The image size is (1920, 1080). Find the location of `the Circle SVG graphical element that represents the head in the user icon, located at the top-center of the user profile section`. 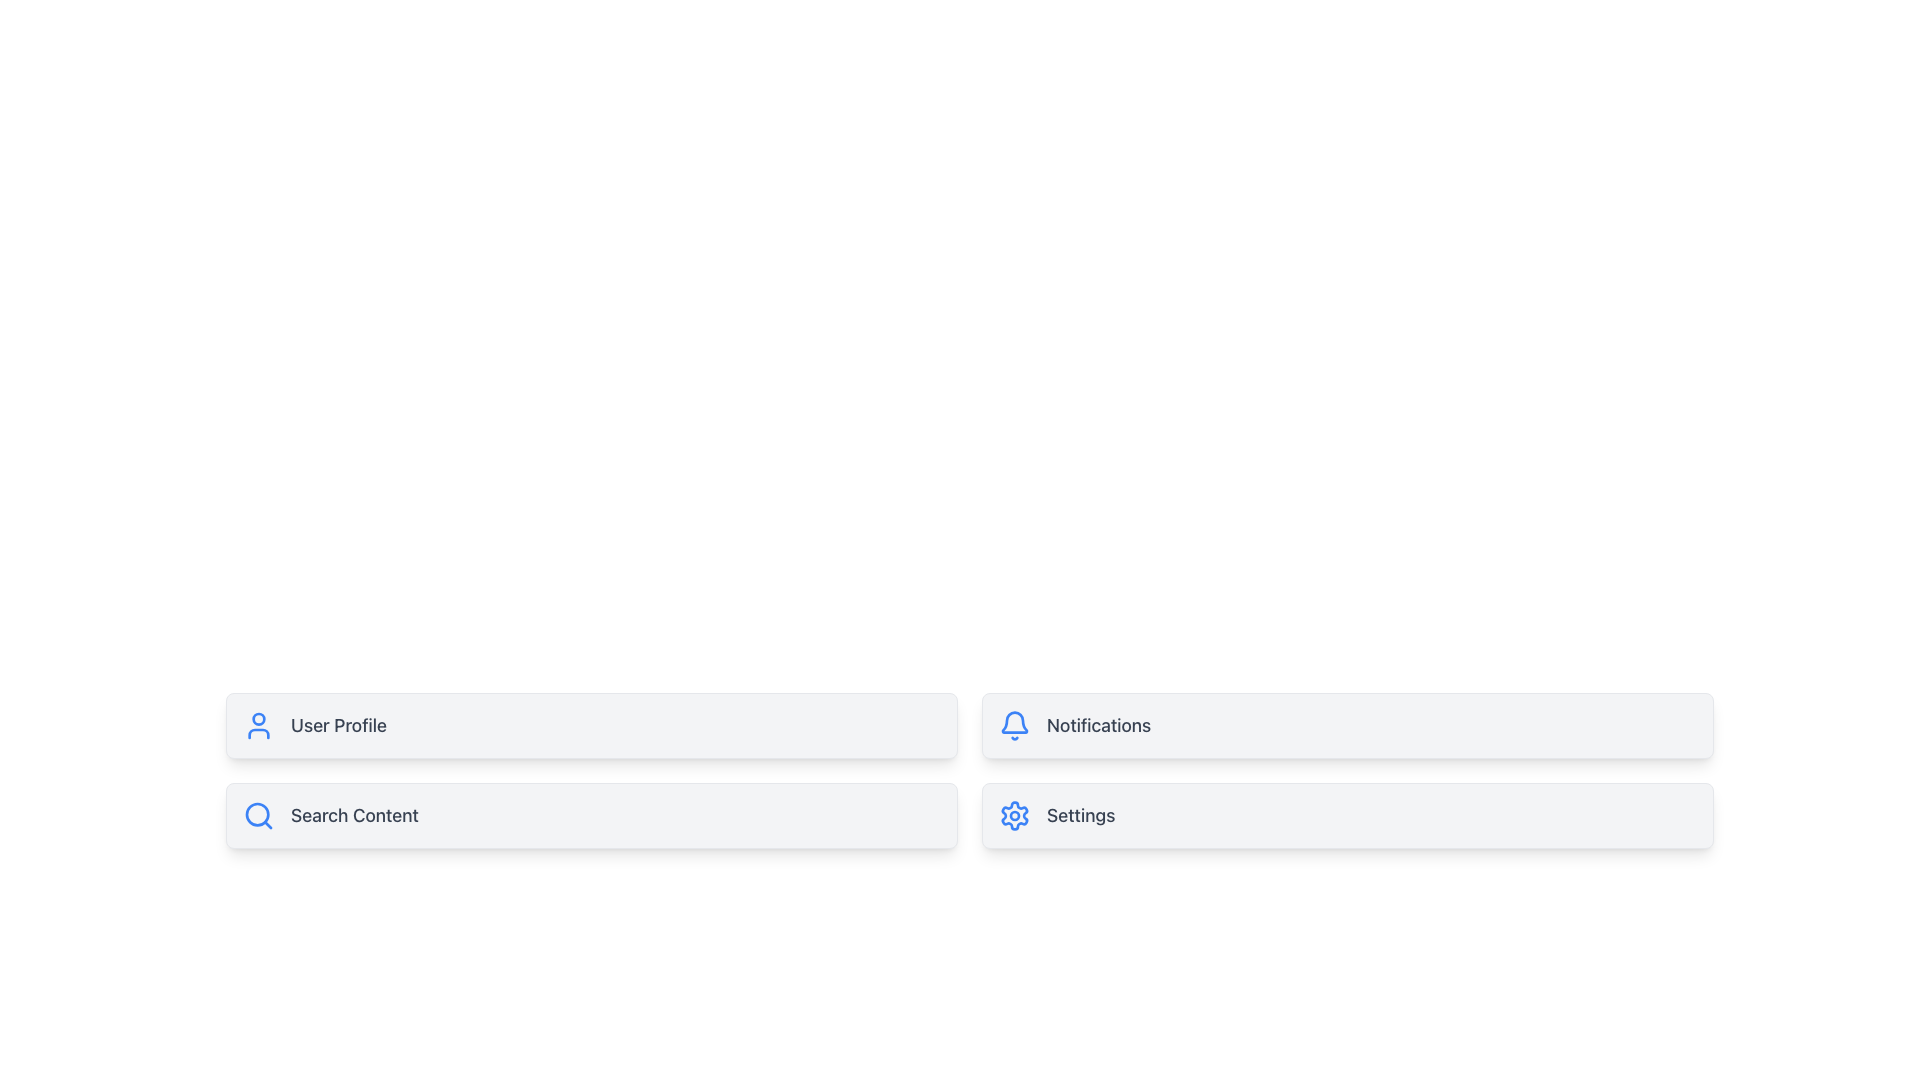

the Circle SVG graphical element that represents the head in the user icon, located at the top-center of the user profile section is located at coordinates (258, 718).